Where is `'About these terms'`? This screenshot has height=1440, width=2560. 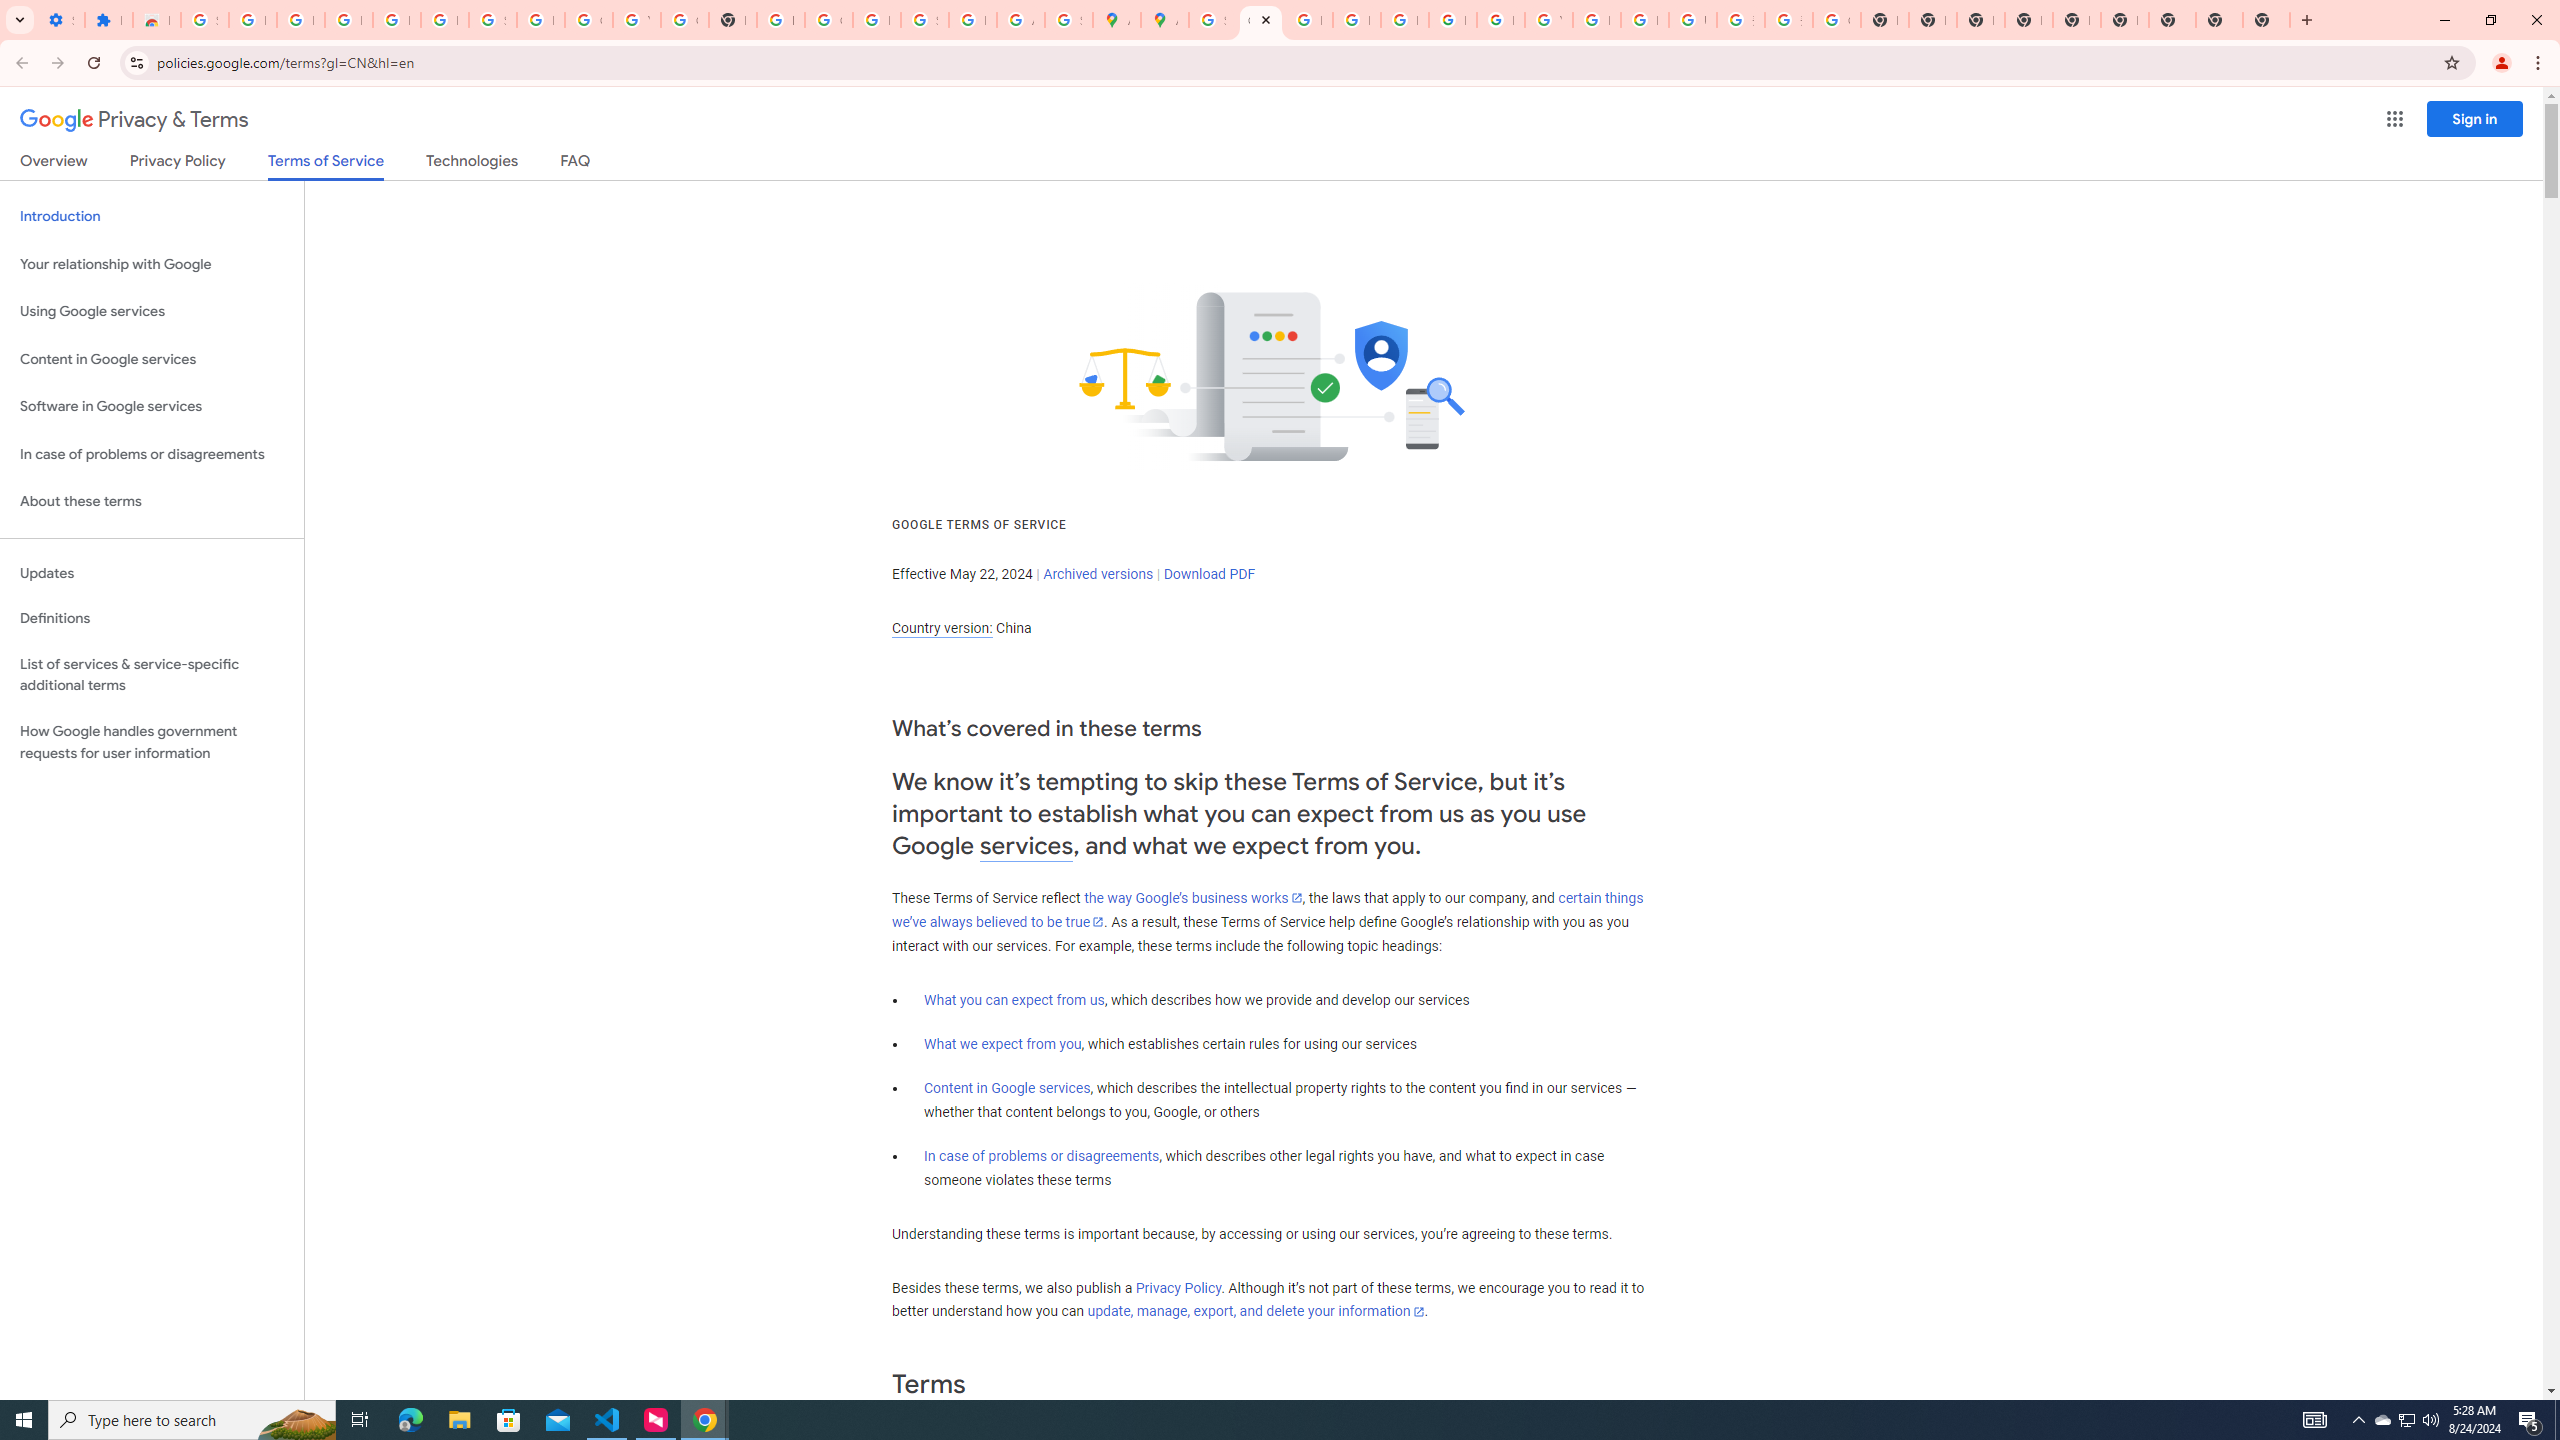 'About these terms' is located at coordinates (151, 501).